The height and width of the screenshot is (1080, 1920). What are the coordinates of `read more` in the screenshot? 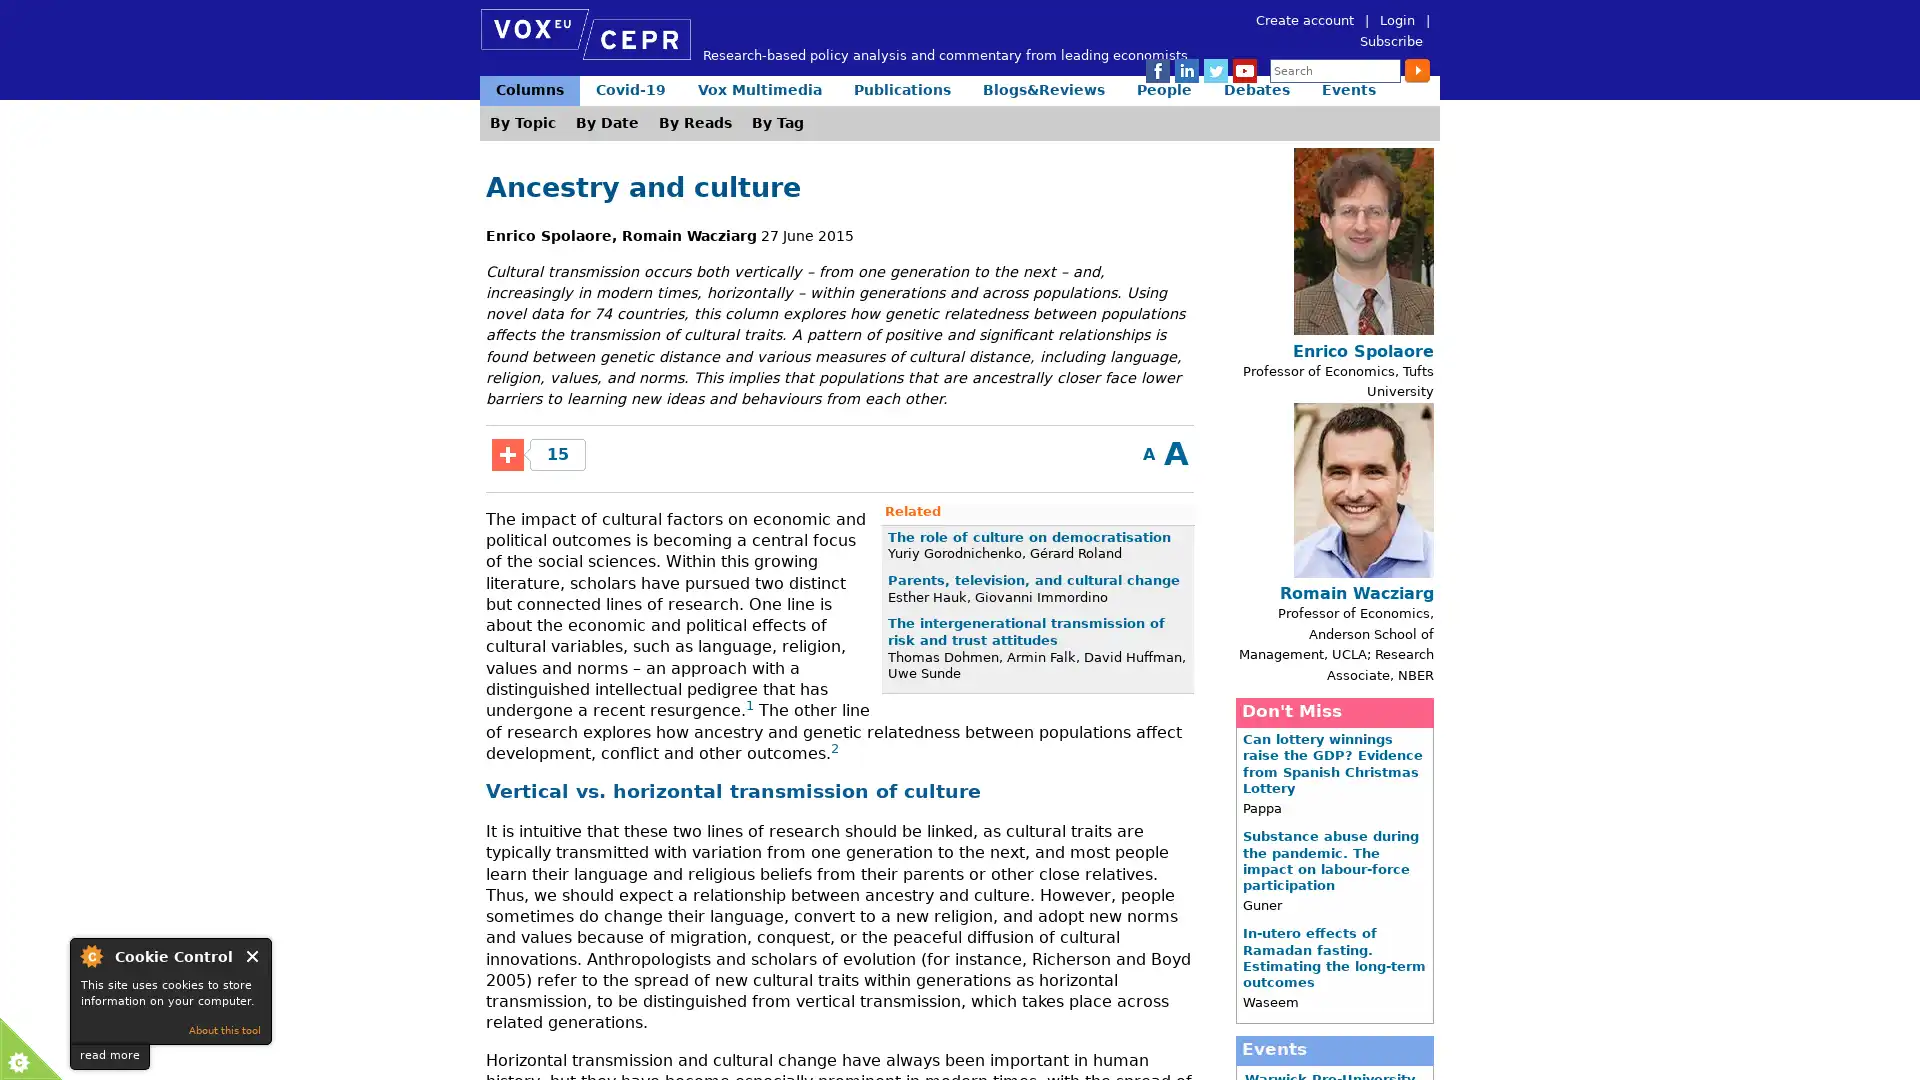 It's located at (109, 1055).